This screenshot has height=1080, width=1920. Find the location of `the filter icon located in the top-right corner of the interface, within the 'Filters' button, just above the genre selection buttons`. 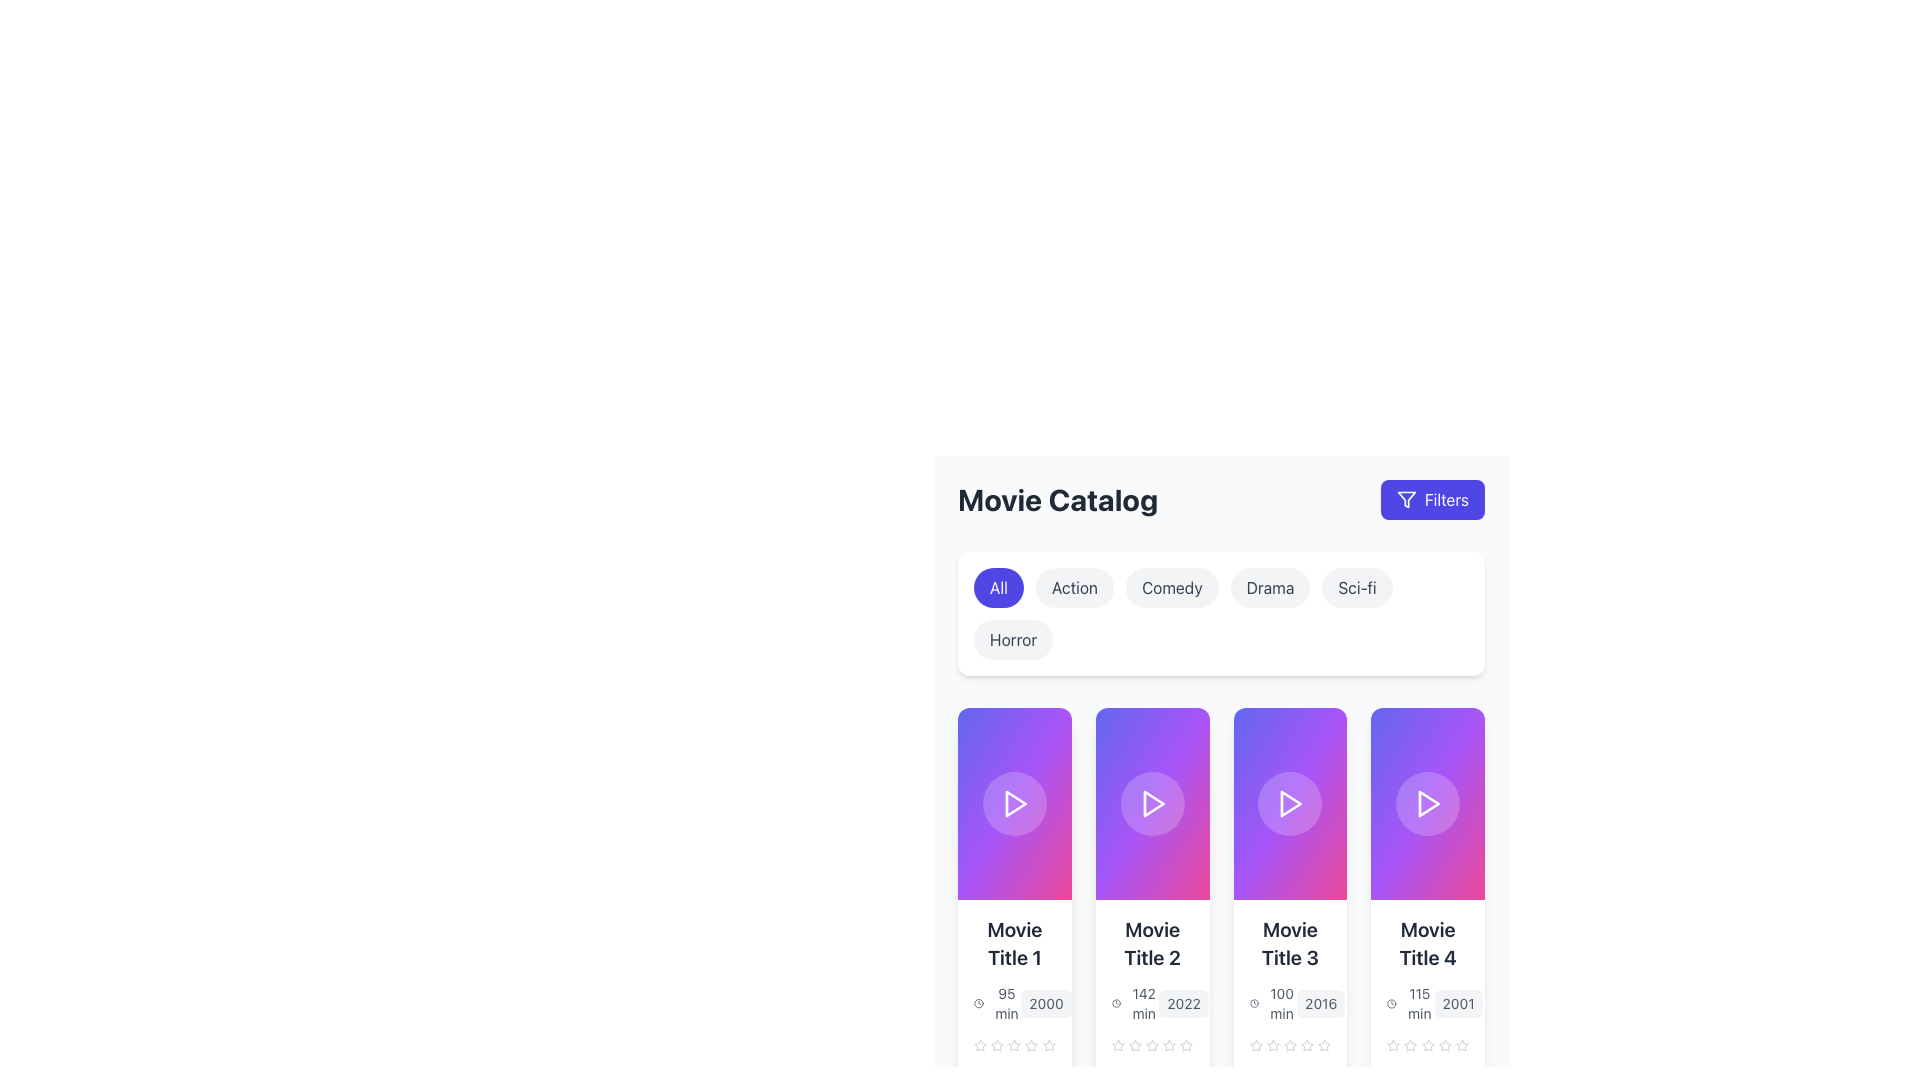

the filter icon located in the top-right corner of the interface, within the 'Filters' button, just above the genre selection buttons is located at coordinates (1405, 499).